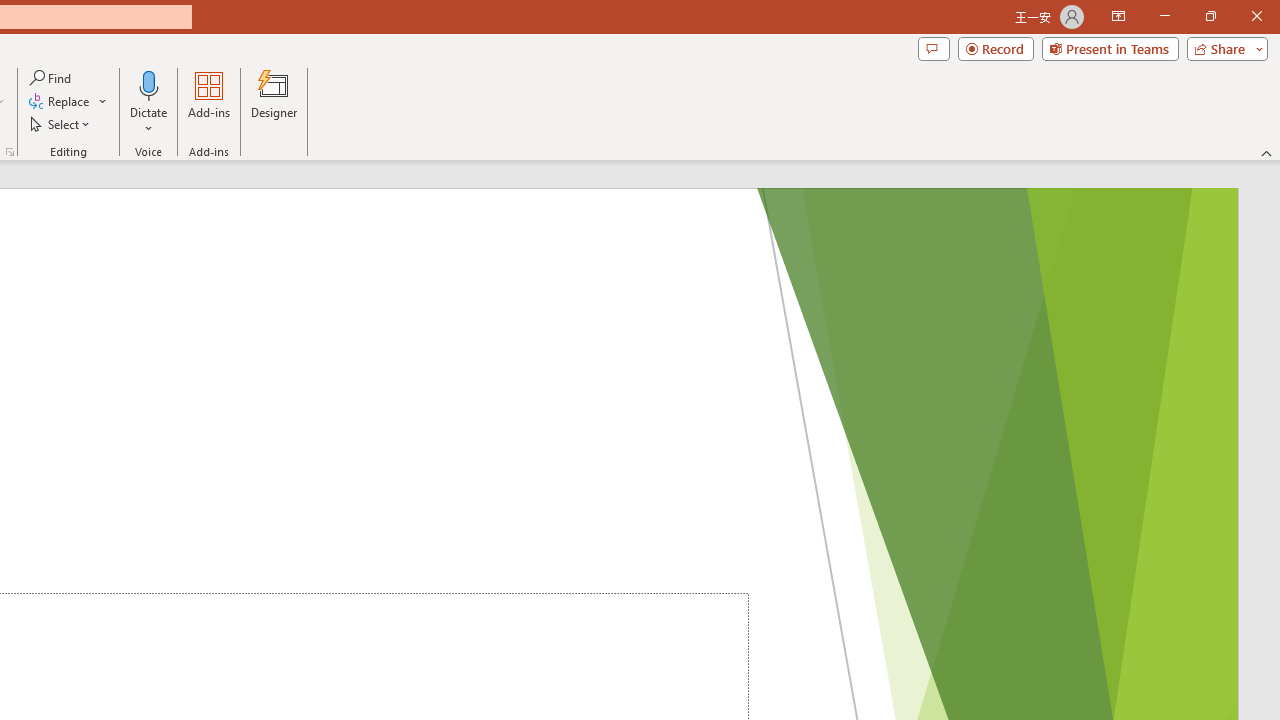 The width and height of the screenshot is (1280, 720). I want to click on 'Designer', so click(273, 103).